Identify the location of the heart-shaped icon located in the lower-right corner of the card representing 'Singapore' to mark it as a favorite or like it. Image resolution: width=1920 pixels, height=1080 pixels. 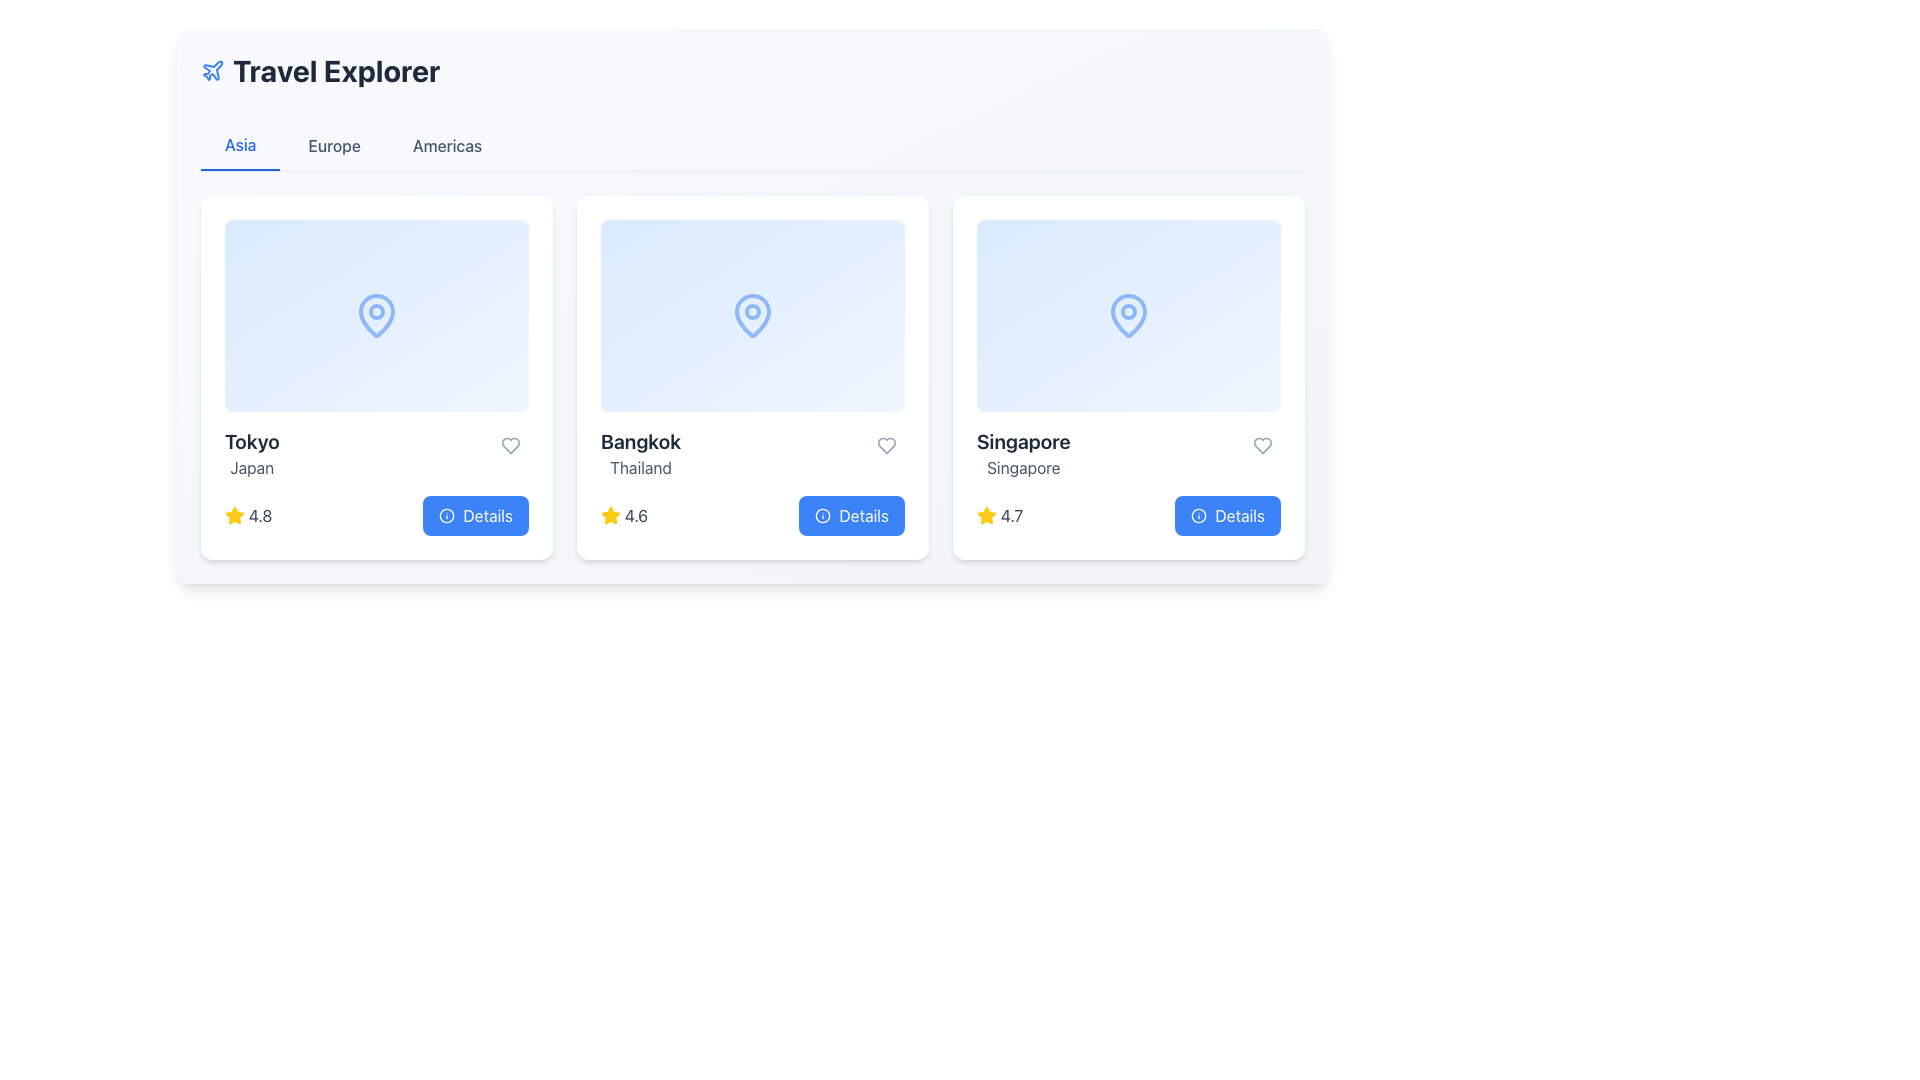
(1261, 445).